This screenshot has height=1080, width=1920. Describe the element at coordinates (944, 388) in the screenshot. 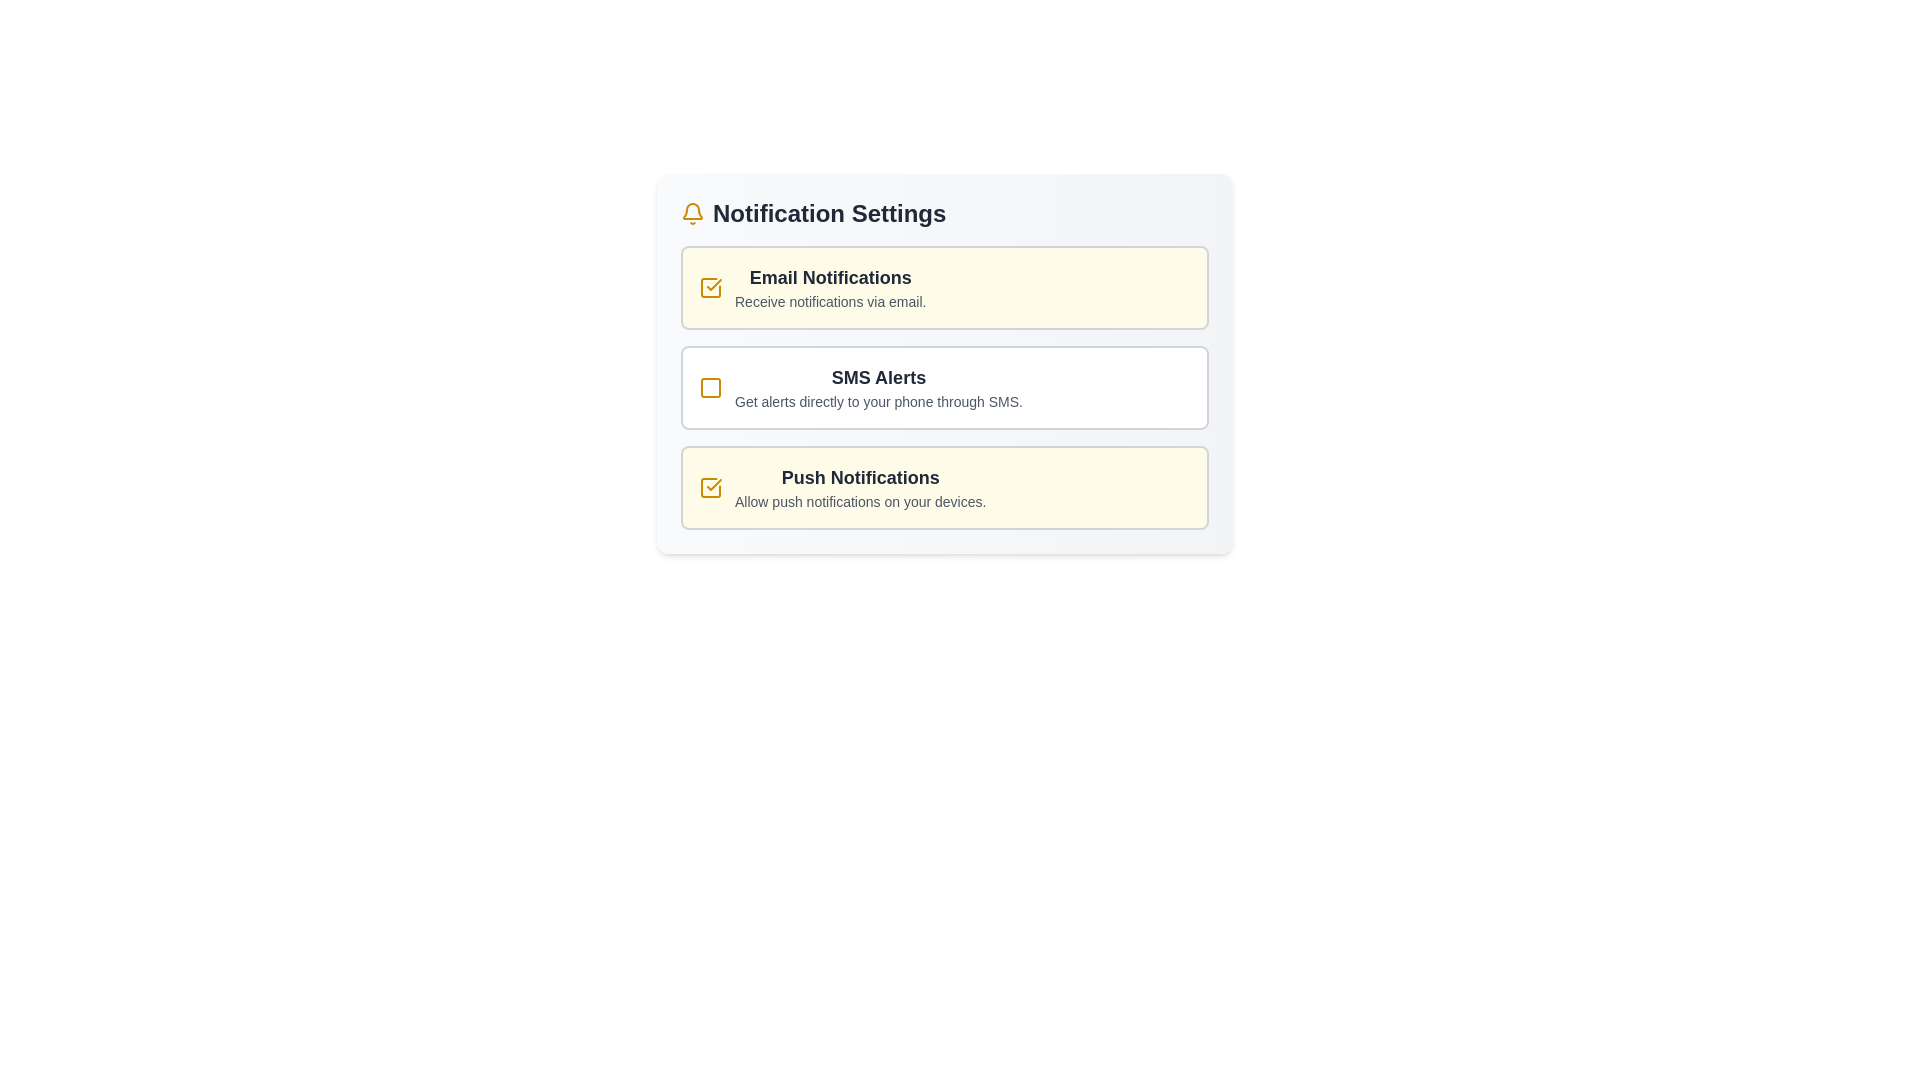

I see `description of the 'SMS Alerts' option card with a checkbox located in the 'Notification Settings' section, which is the second option in a vertical list of three` at that location.